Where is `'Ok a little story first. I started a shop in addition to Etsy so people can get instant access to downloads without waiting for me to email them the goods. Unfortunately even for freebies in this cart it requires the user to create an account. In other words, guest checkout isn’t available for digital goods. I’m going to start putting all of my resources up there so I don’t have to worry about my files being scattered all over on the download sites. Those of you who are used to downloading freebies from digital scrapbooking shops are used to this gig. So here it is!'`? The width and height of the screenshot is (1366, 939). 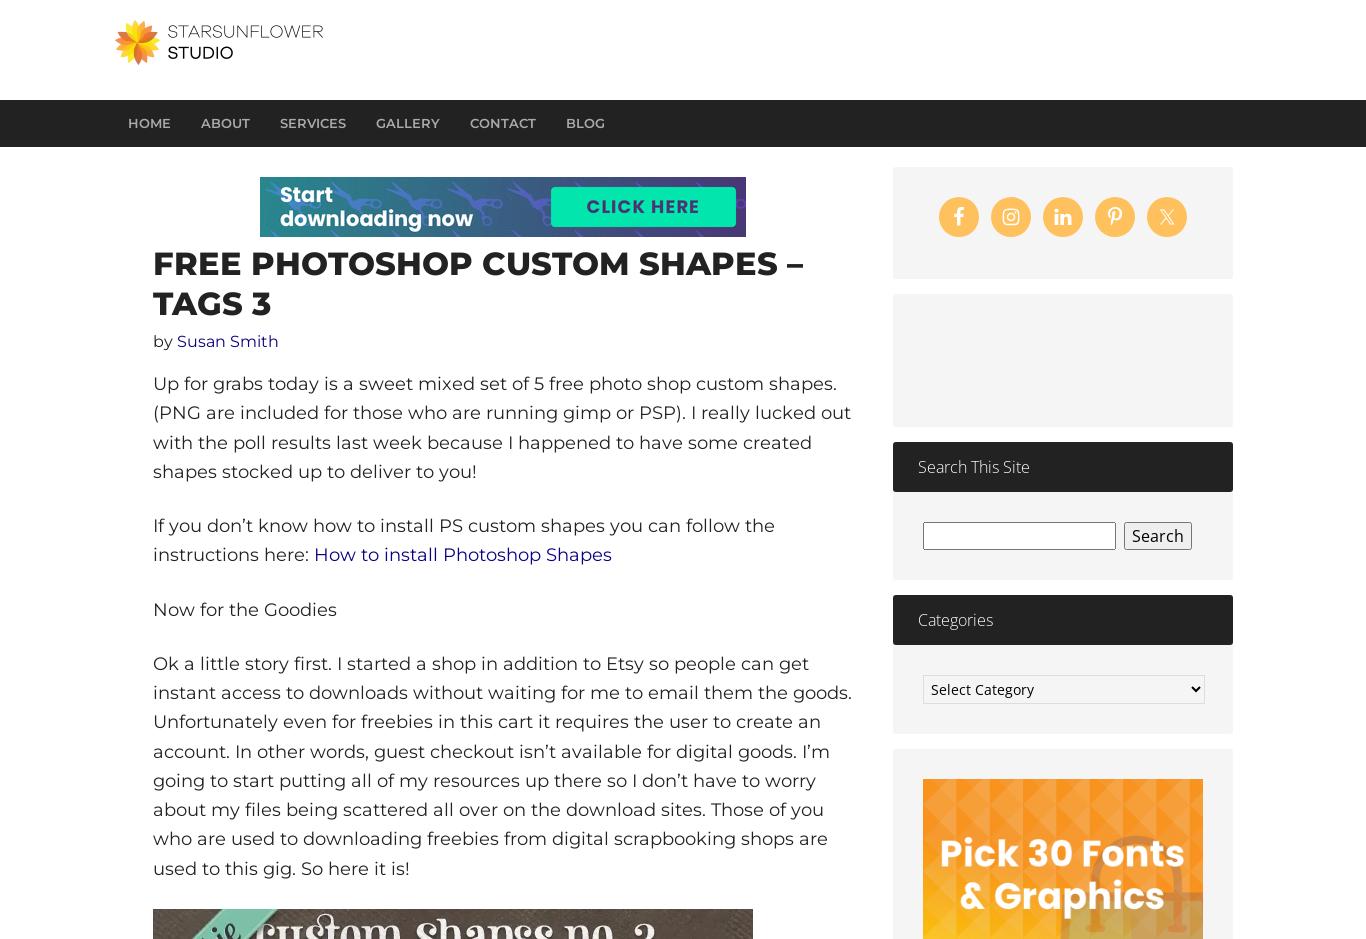 'Ok a little story first. I started a shop in addition to Etsy so people can get instant access to downloads without waiting for me to email them the goods. Unfortunately even for freebies in this cart it requires the user to create an account. In other words, guest checkout isn’t available for digital goods. I’m going to start putting all of my resources up there so I don’t have to worry about my files being scattered all over on the download sites. Those of you who are used to downloading freebies from digital scrapbooking shops are used to this gig. So here it is!' is located at coordinates (151, 764).